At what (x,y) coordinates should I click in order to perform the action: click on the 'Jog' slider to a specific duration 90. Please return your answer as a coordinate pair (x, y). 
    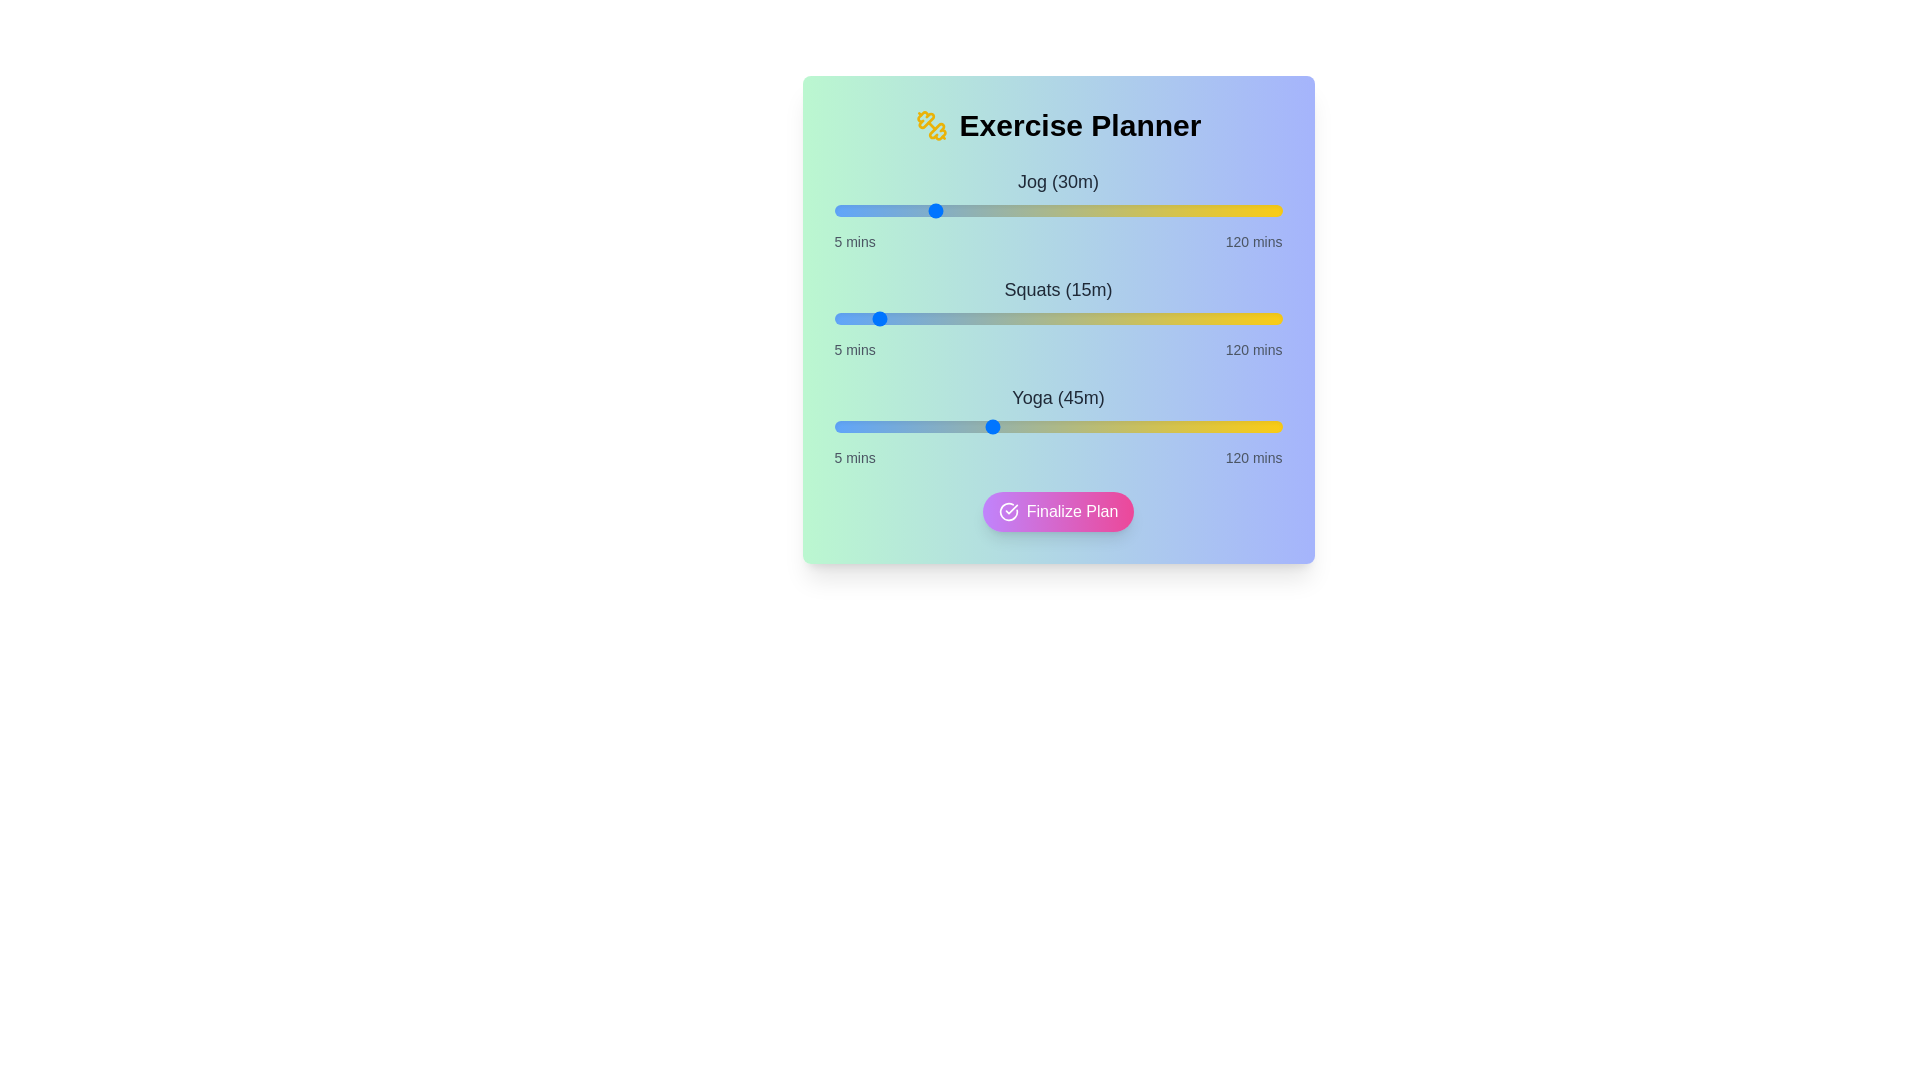
    Looking at the image, I should click on (1165, 211).